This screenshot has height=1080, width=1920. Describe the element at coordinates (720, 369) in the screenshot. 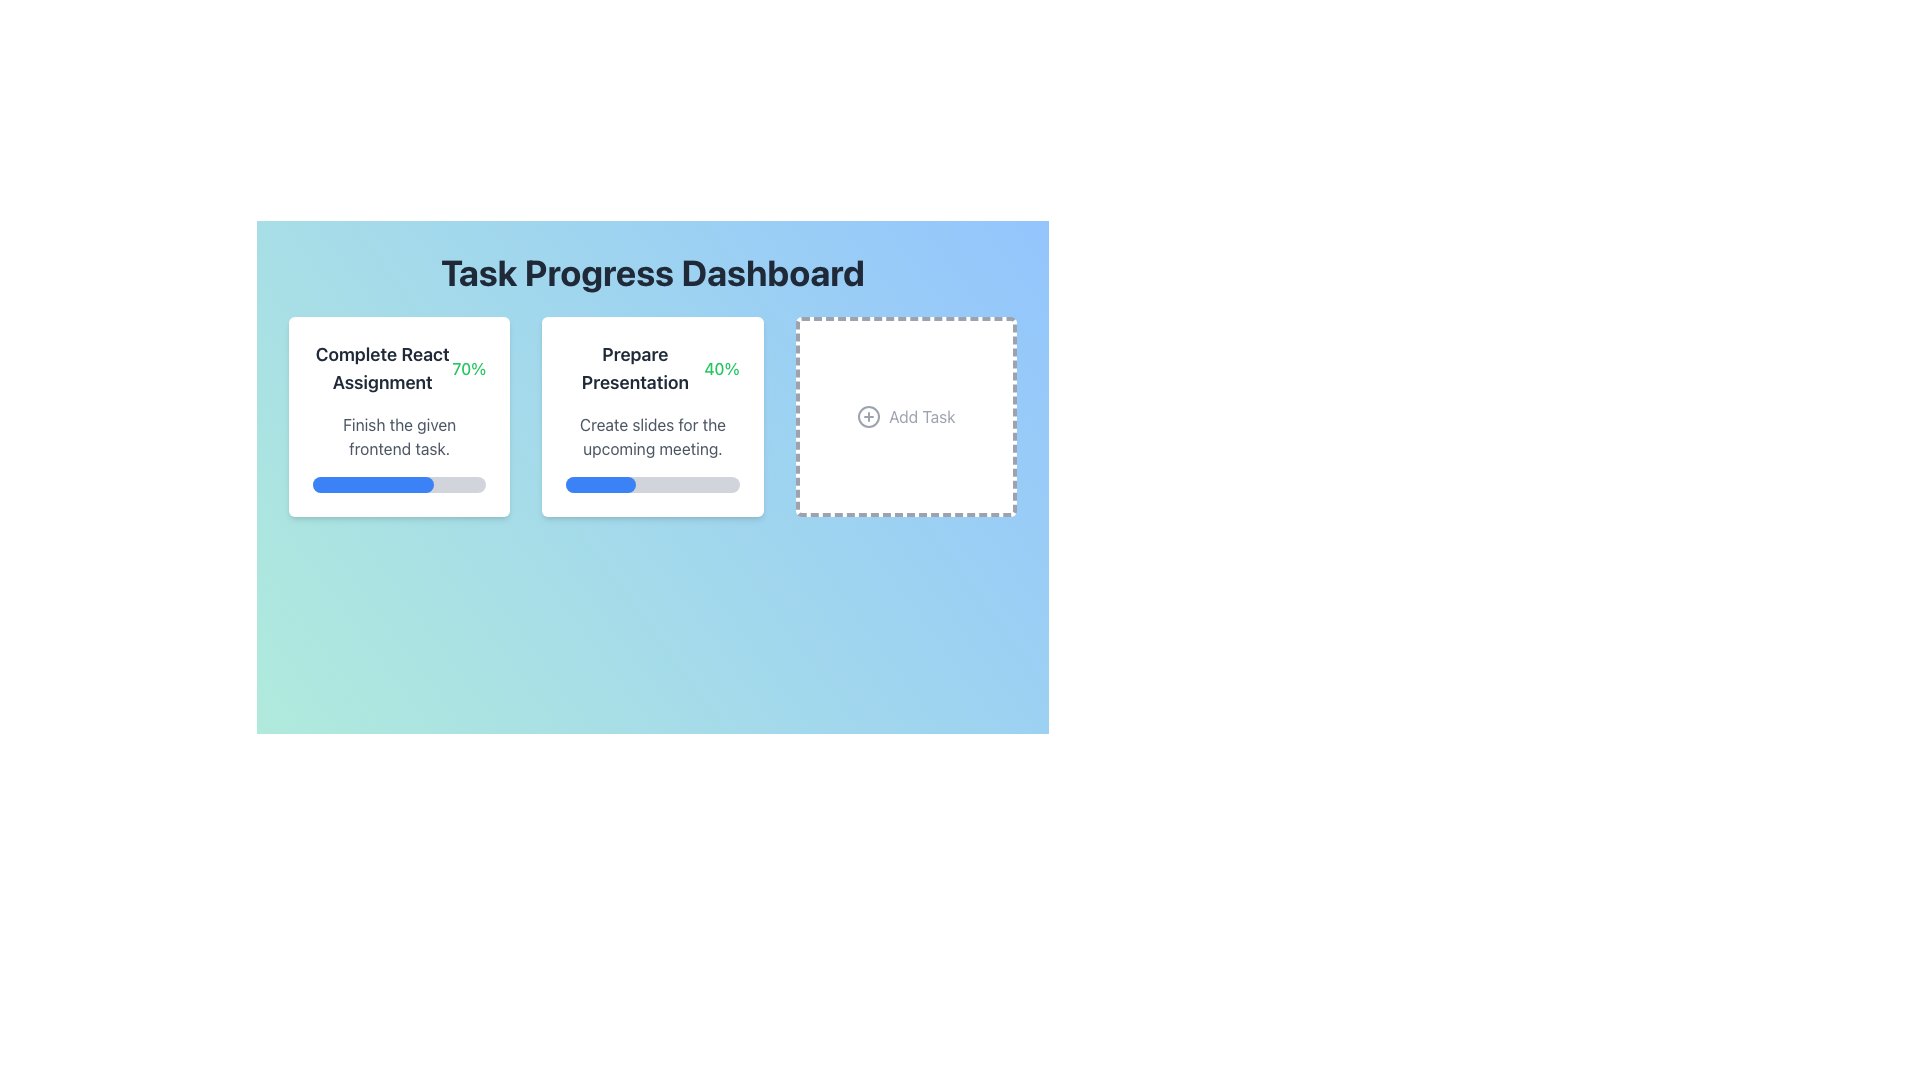

I see `the text label that displays the progress percentage of the task 'Prepare Presentation', located in the second card from the left in the task progress dashboard` at that location.